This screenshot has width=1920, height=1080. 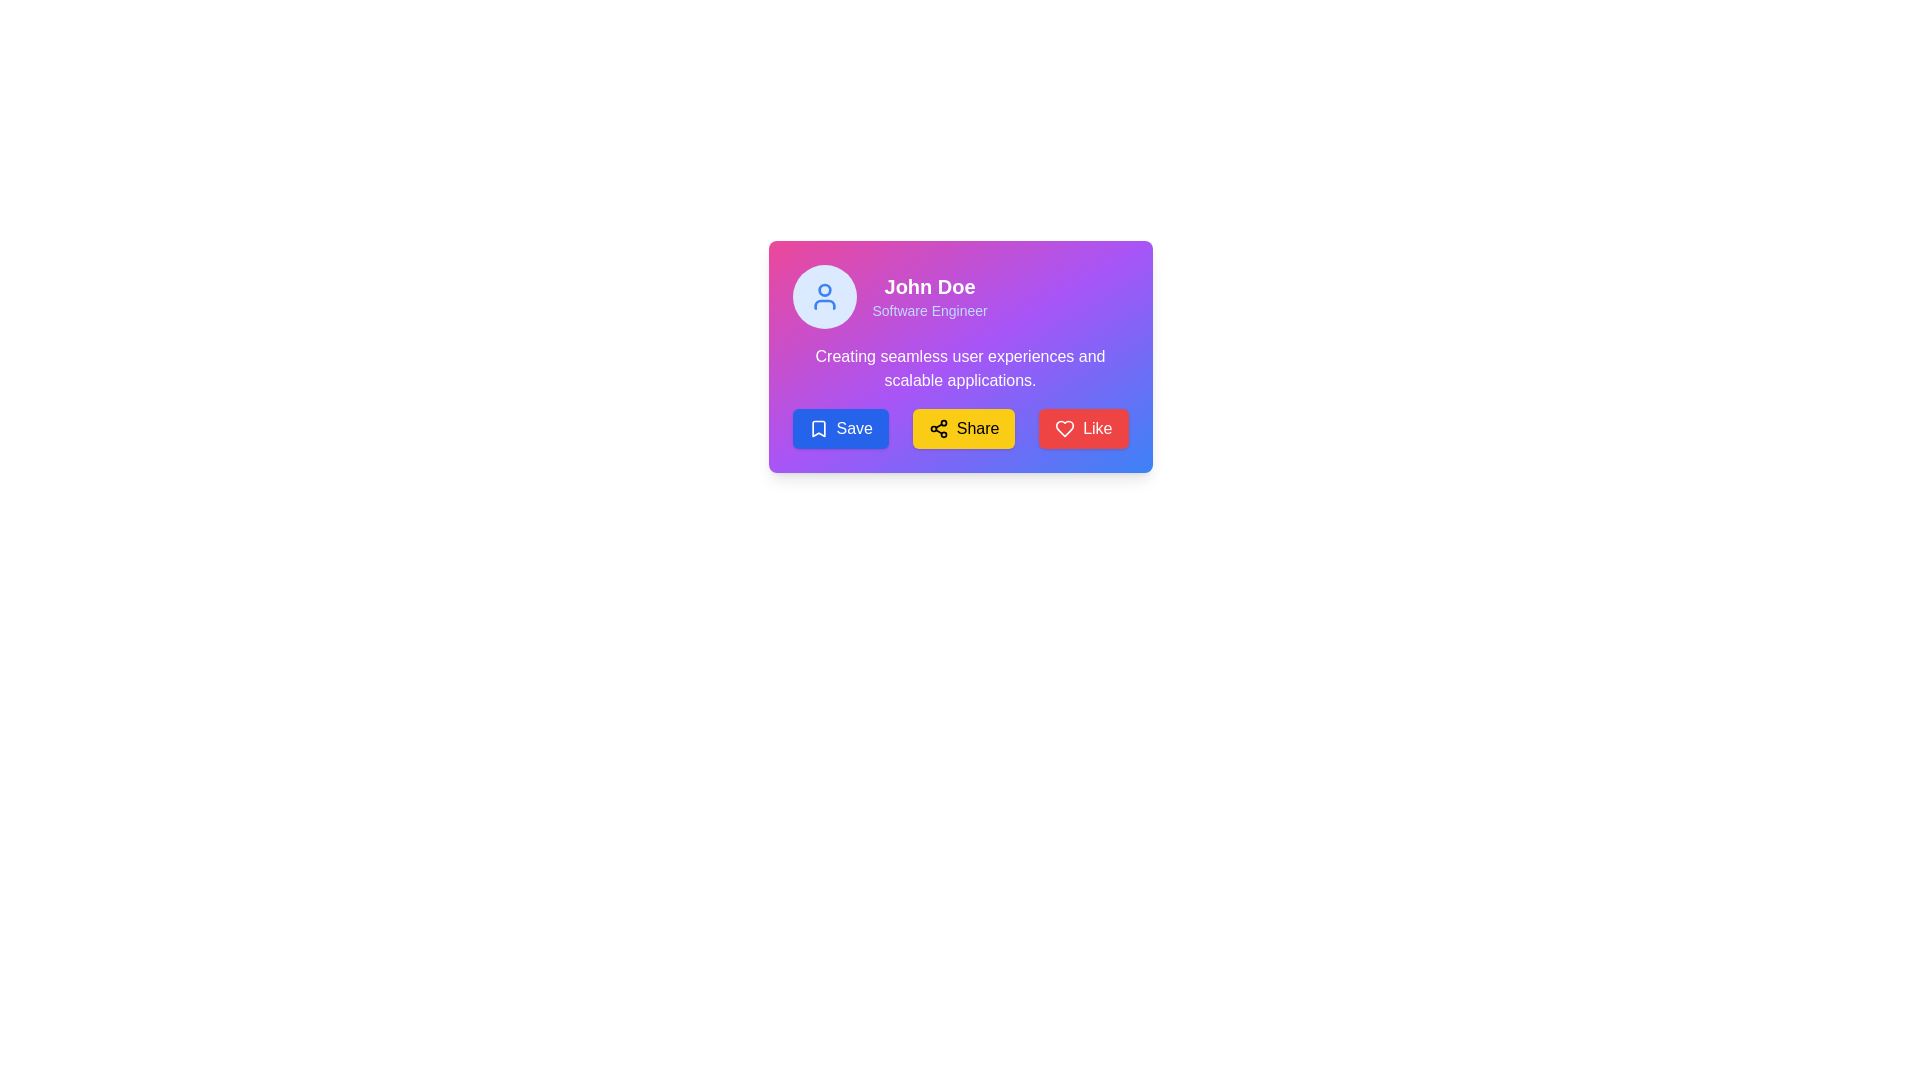 I want to click on the text block that provides additional context about the profile, located below the user details section and above the buttons in the card component, so click(x=960, y=369).